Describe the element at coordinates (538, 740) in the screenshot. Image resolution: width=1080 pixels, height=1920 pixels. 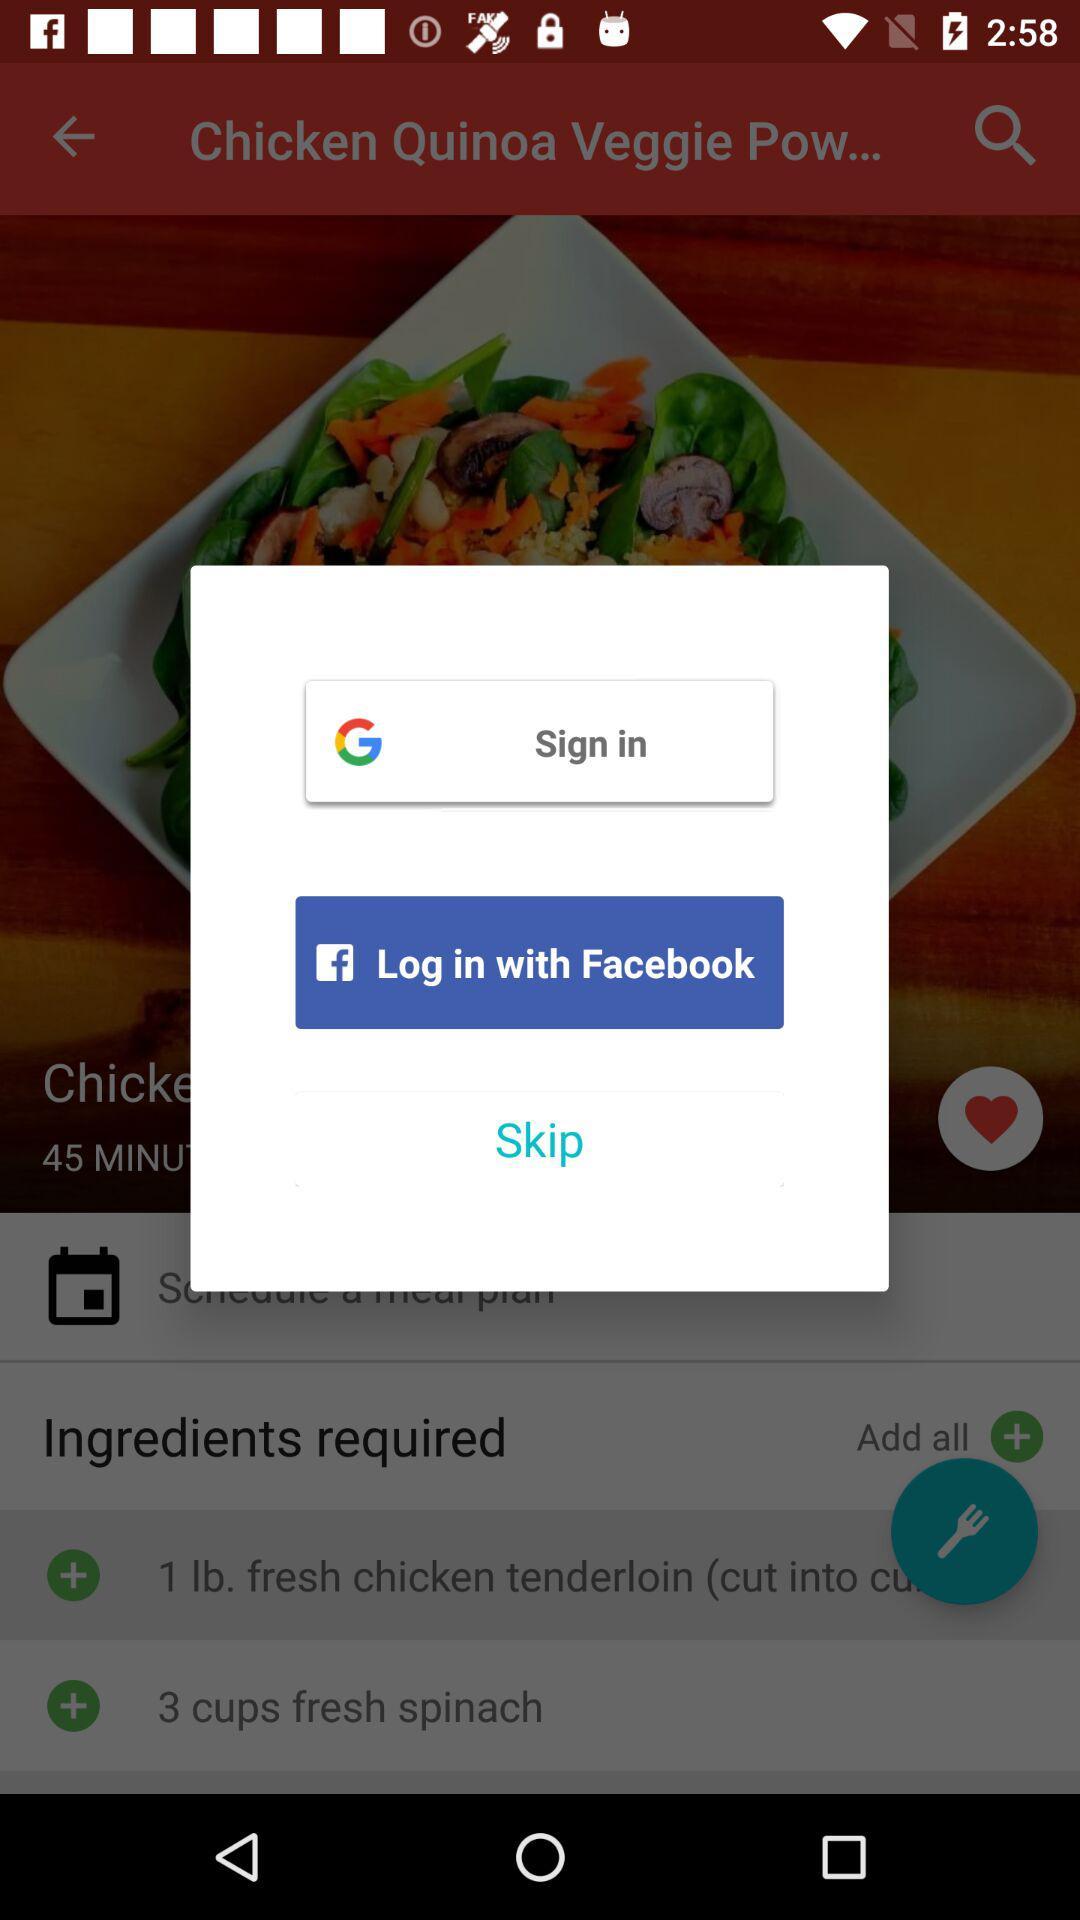
I see `the item above log in with` at that location.